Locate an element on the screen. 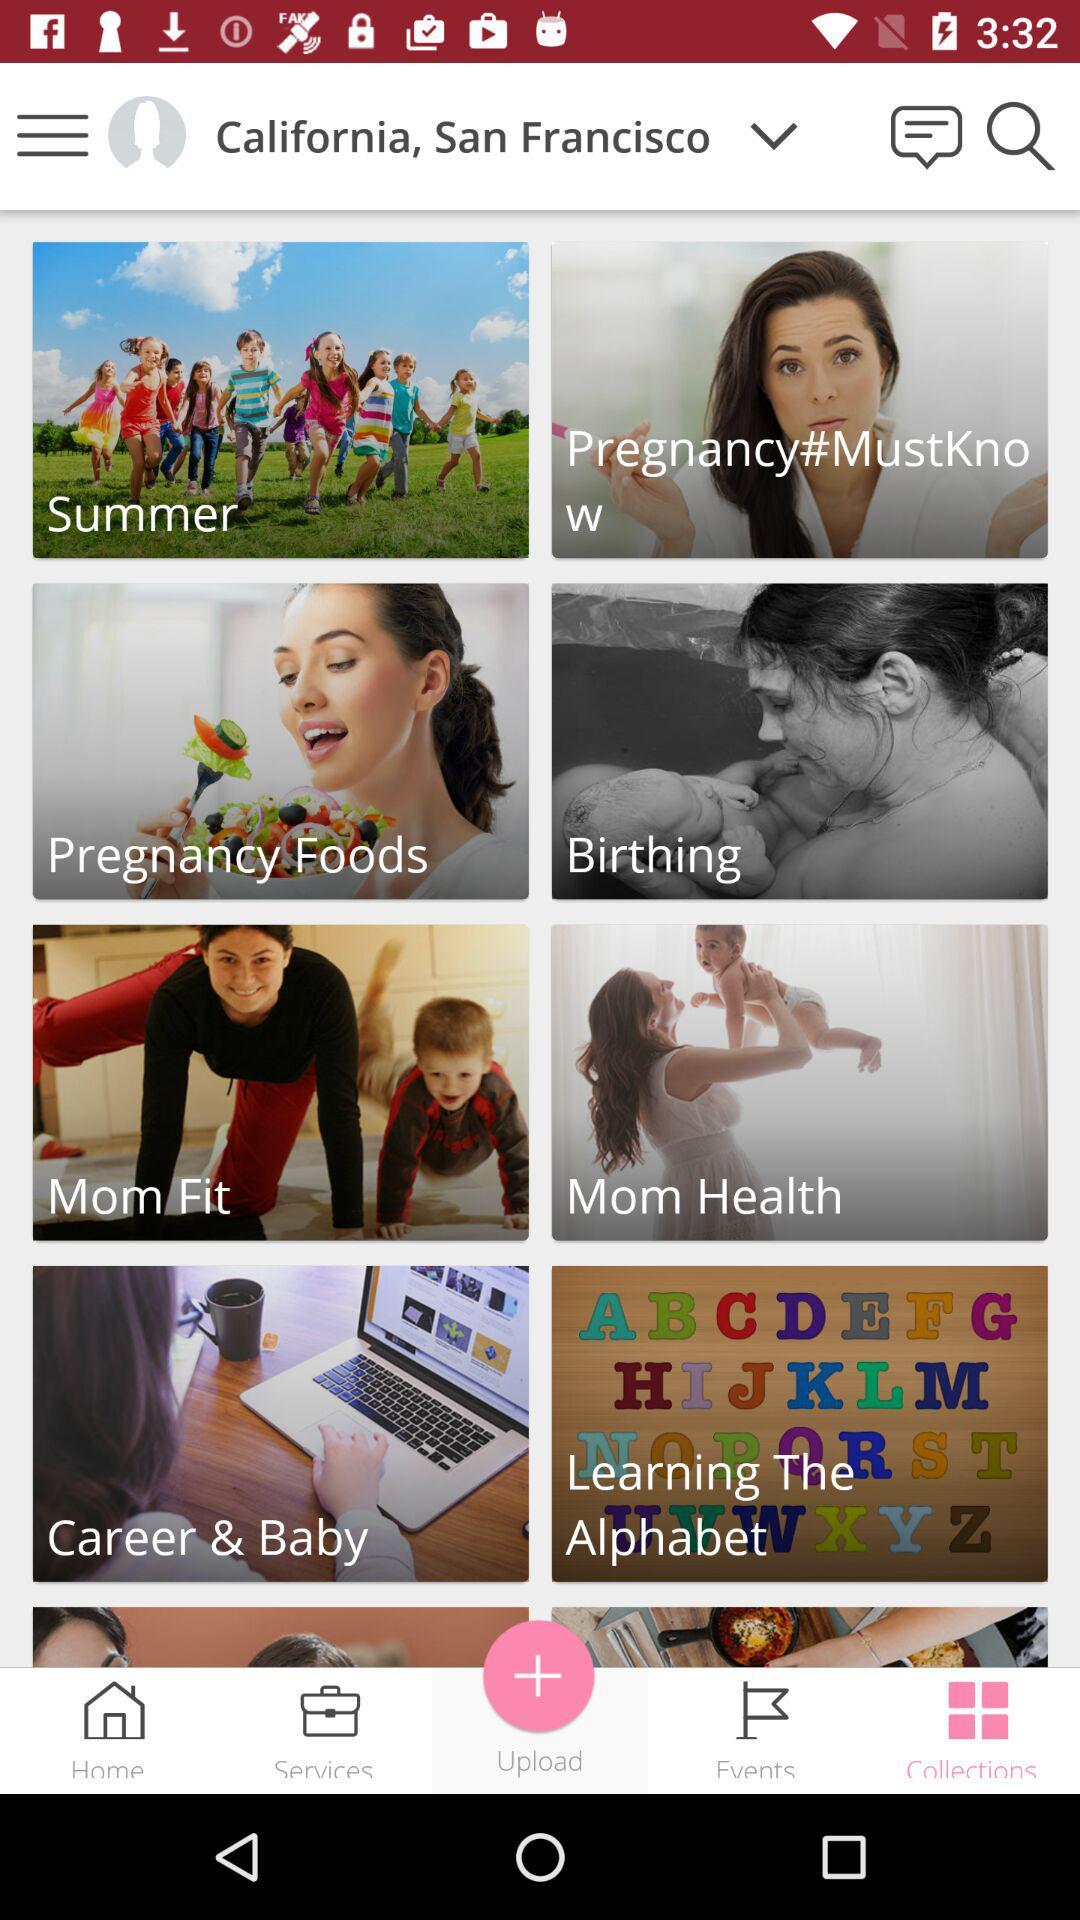  pregnancy foods is located at coordinates (280, 740).